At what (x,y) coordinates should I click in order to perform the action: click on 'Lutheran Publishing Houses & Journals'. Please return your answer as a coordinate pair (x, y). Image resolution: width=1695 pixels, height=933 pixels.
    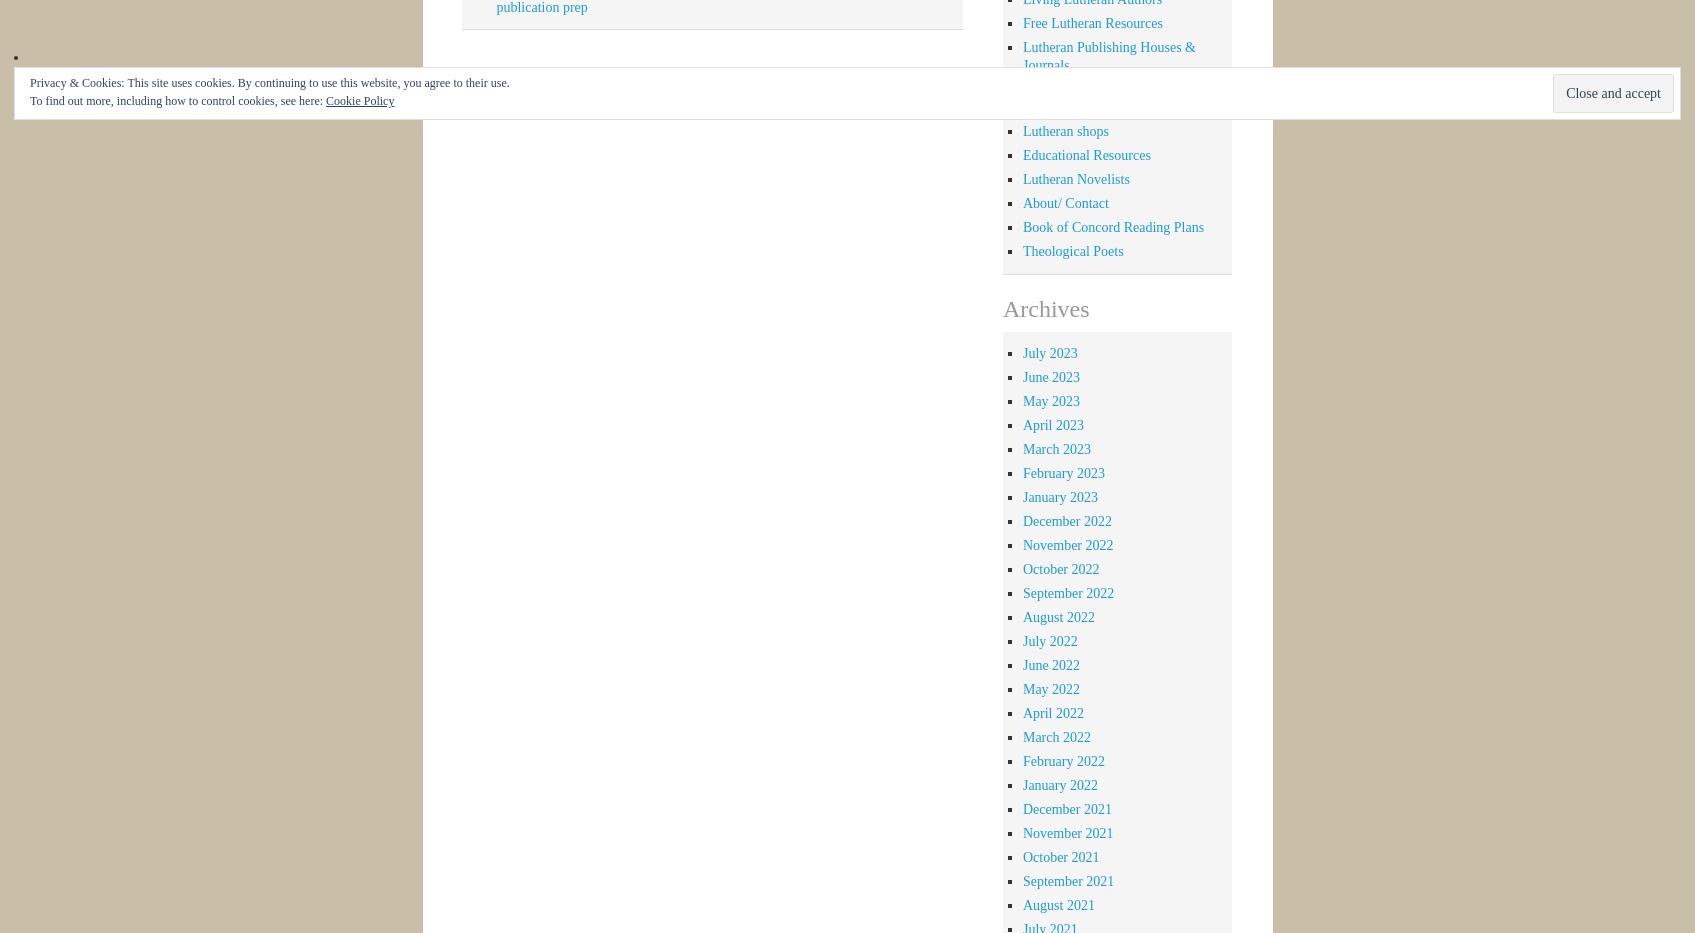
    Looking at the image, I should click on (1108, 55).